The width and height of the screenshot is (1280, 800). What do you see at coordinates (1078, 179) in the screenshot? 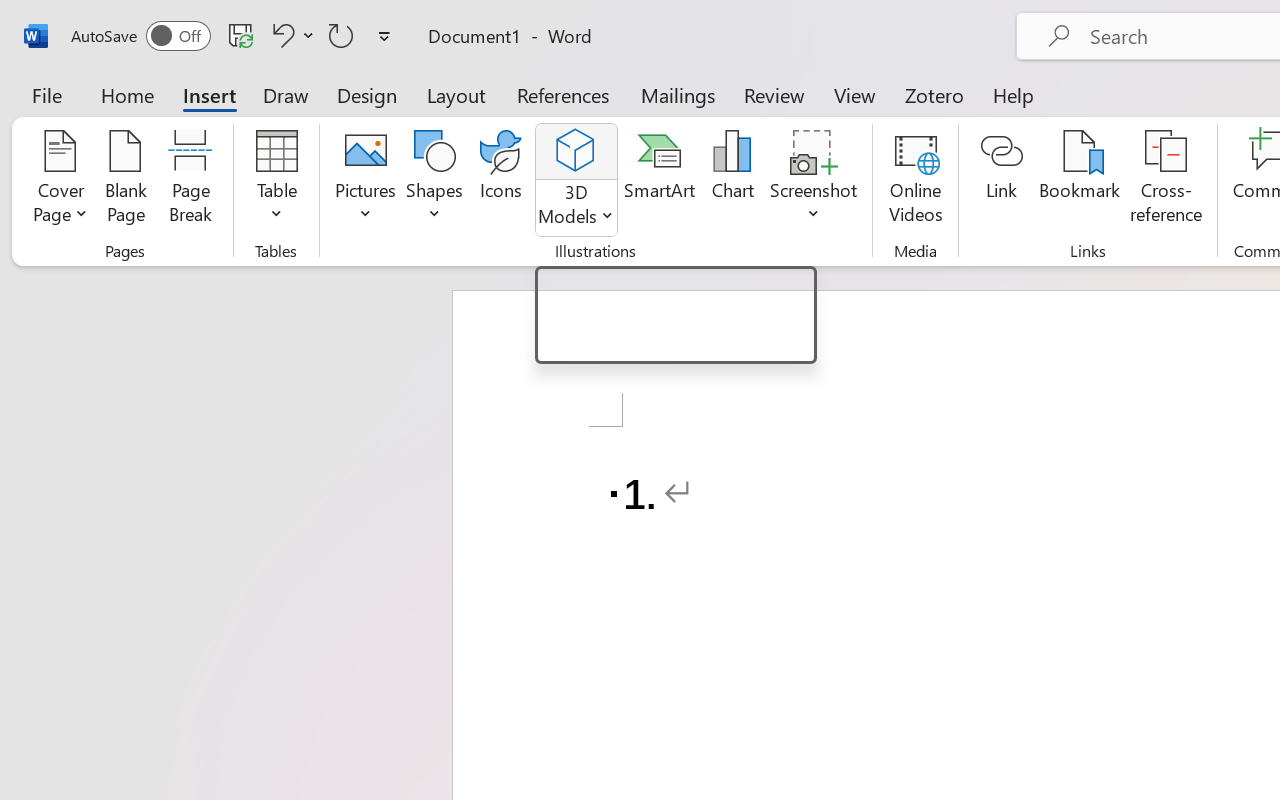
I see `'Bookmark...'` at bounding box center [1078, 179].